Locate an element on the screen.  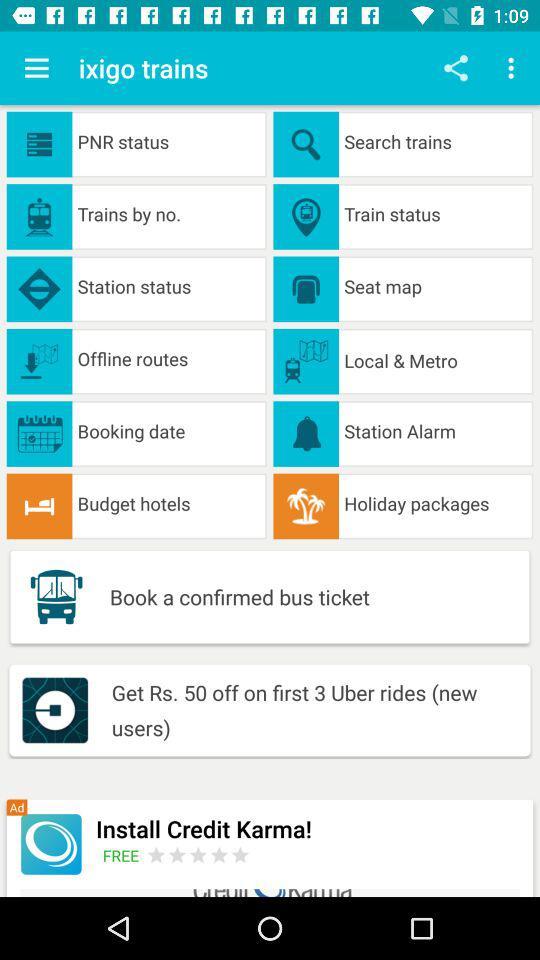
free is located at coordinates (124, 854).